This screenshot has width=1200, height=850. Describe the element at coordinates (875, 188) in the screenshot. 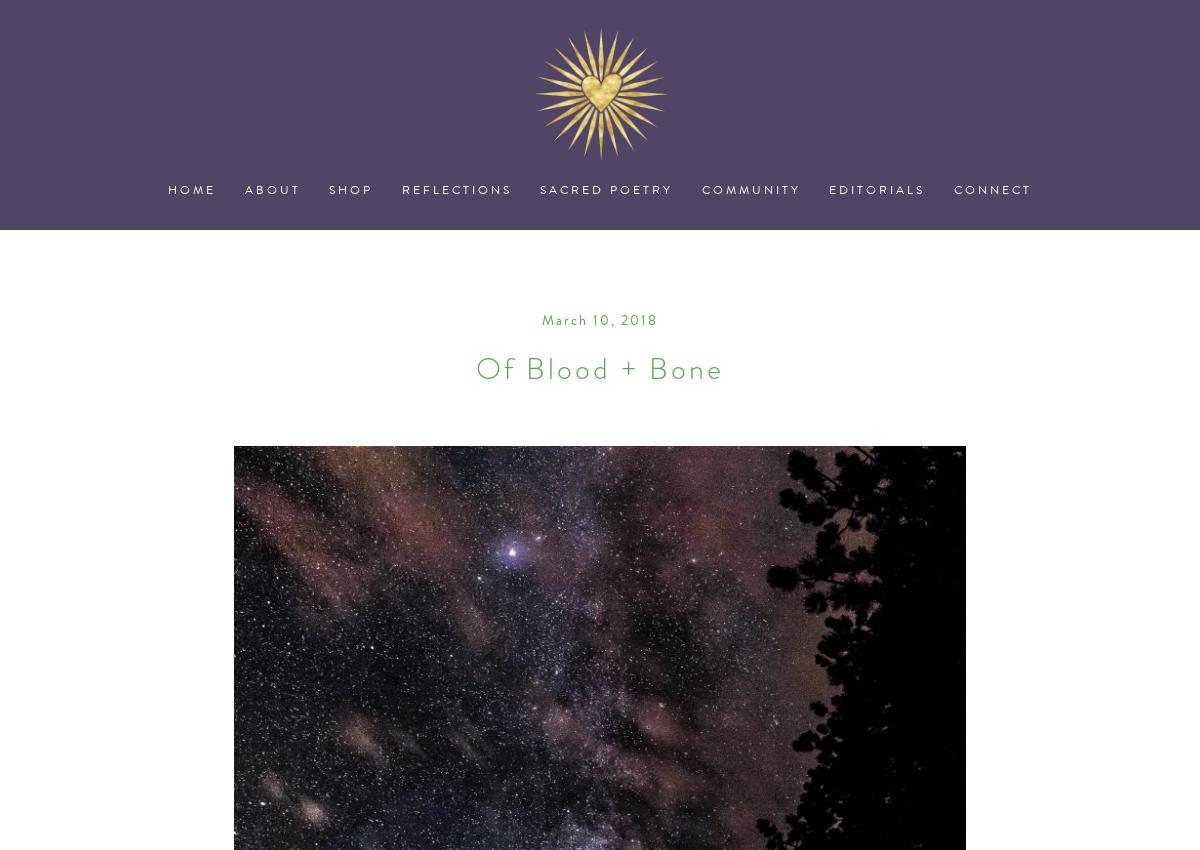

I see `'Editorials'` at that location.